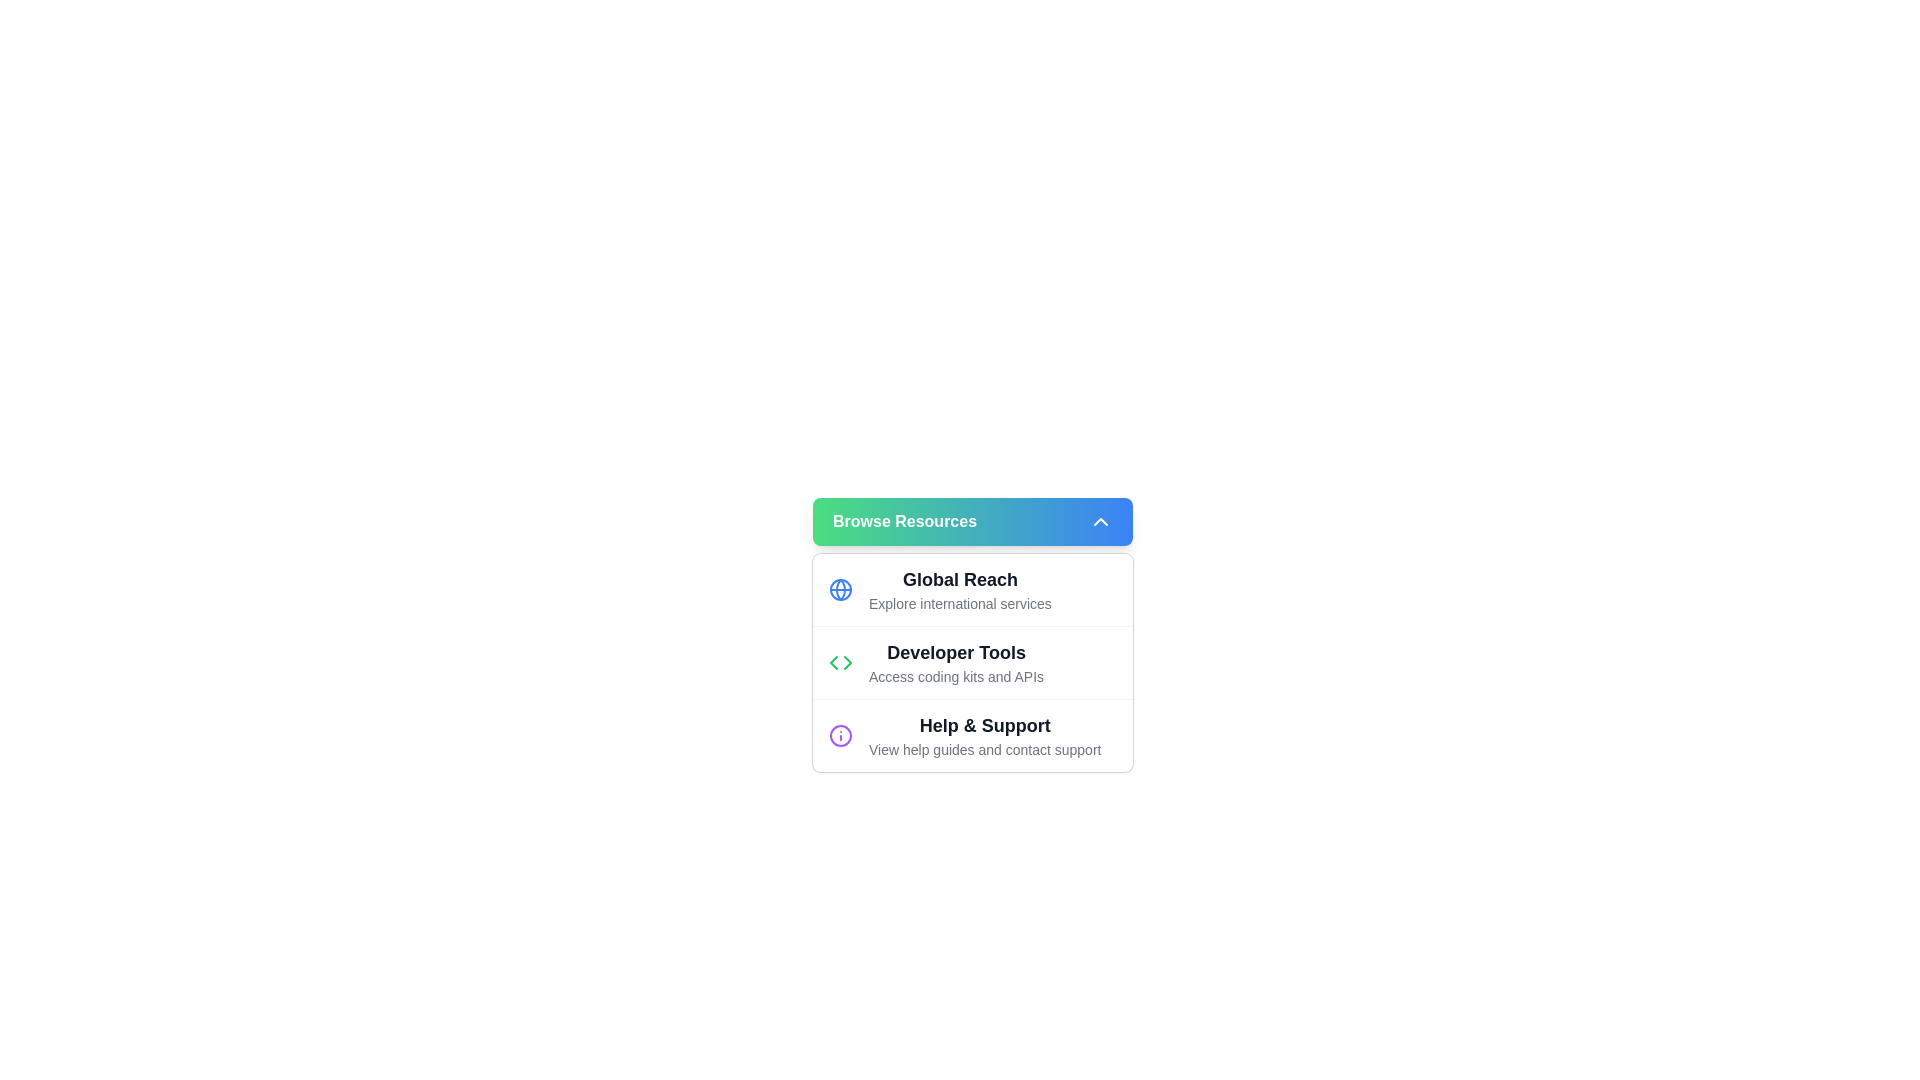  Describe the element at coordinates (955, 663) in the screenshot. I see `the 'Developer Tools' text label, which is the second item in the dropdown list, located below 'Global Reach' and above 'Help & Support'` at that location.